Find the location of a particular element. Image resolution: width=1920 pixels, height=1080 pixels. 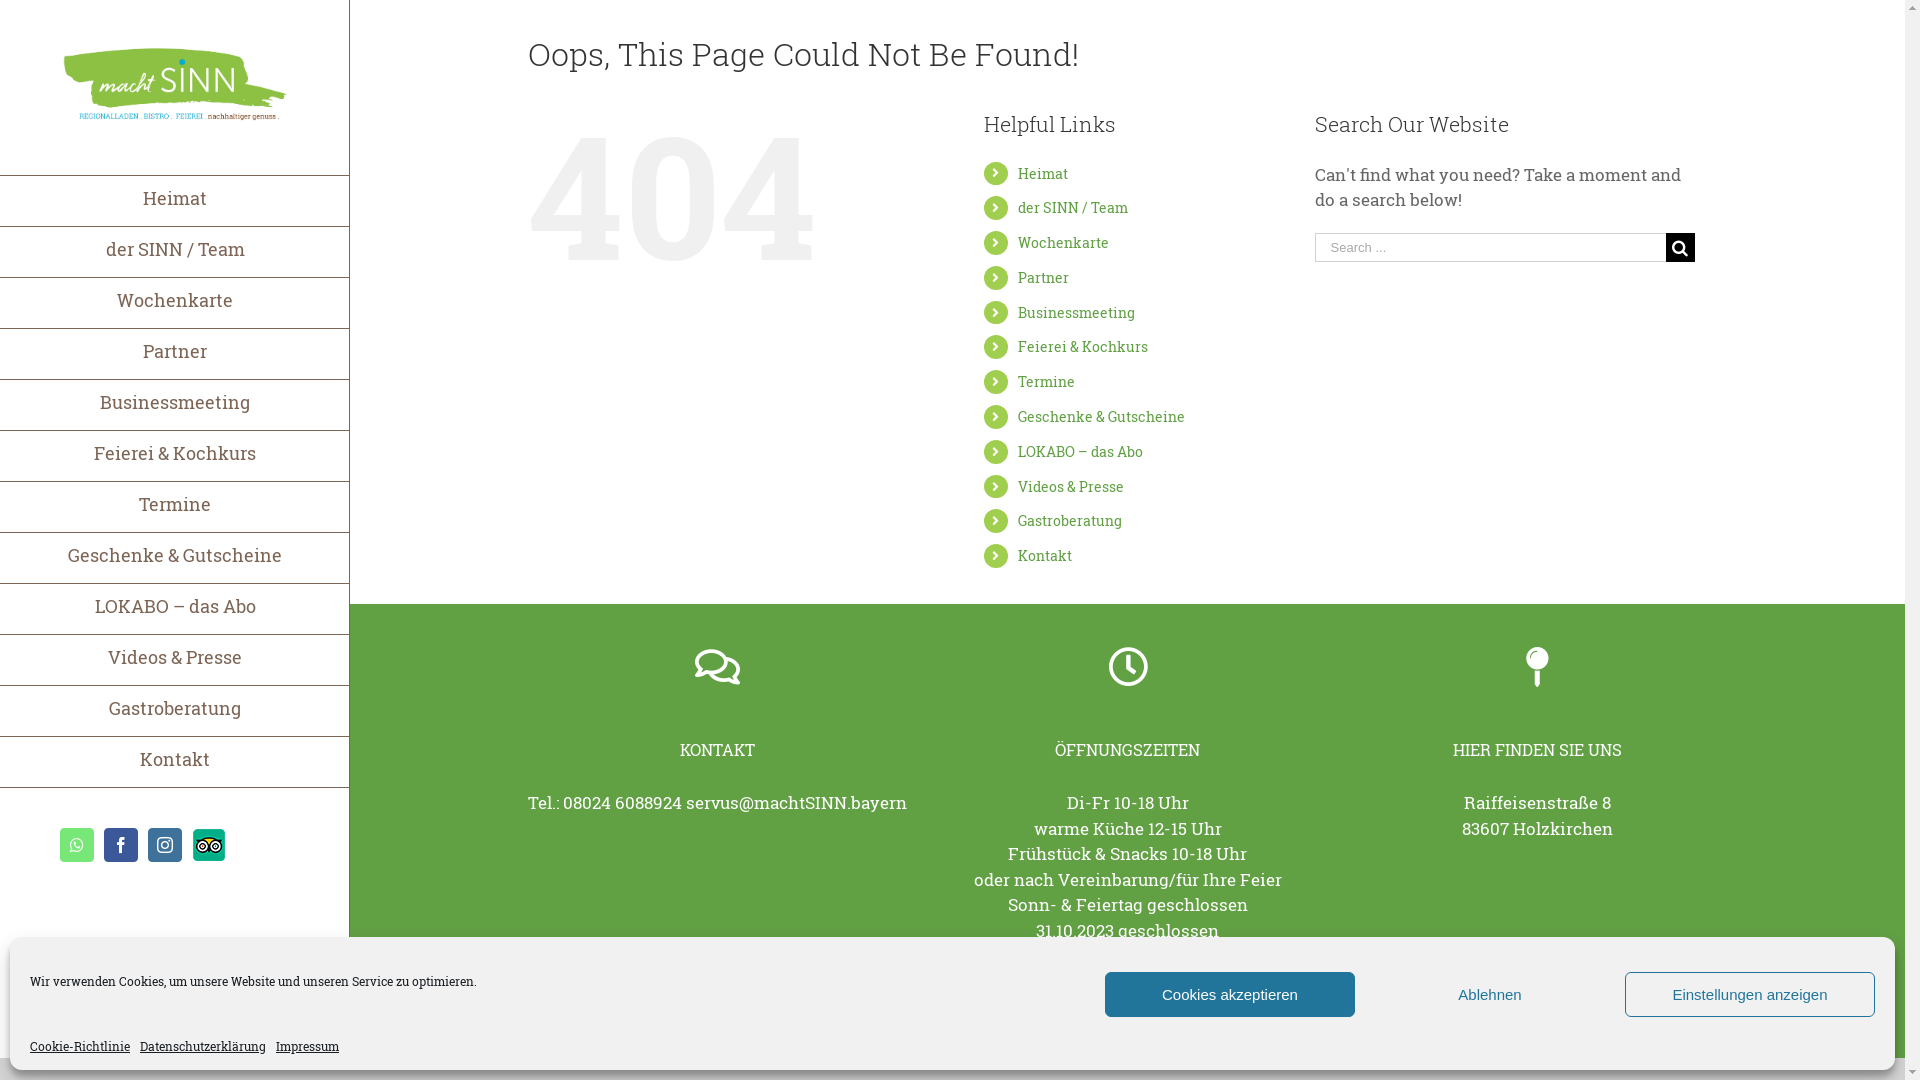

'Partner' is located at coordinates (1042, 277).